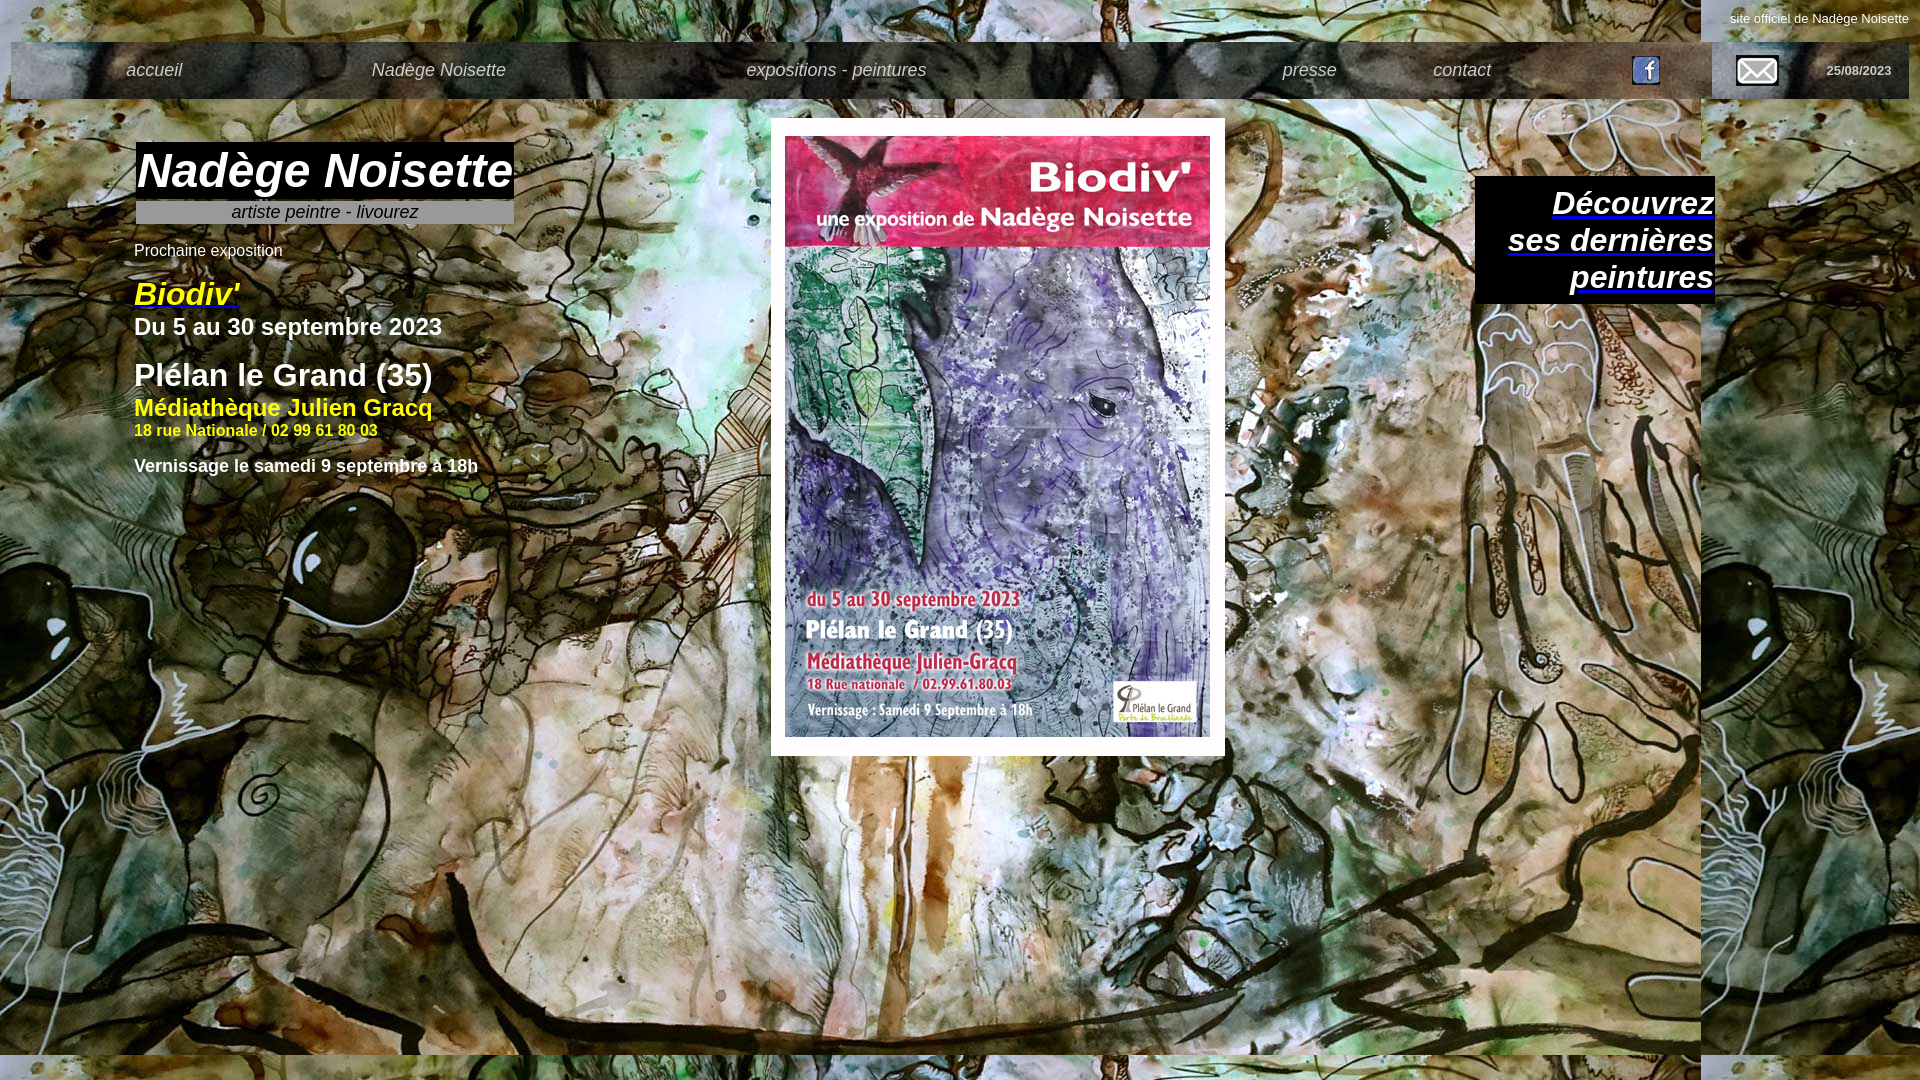  Describe the element at coordinates (186, 299) in the screenshot. I see `'Biodiv''` at that location.